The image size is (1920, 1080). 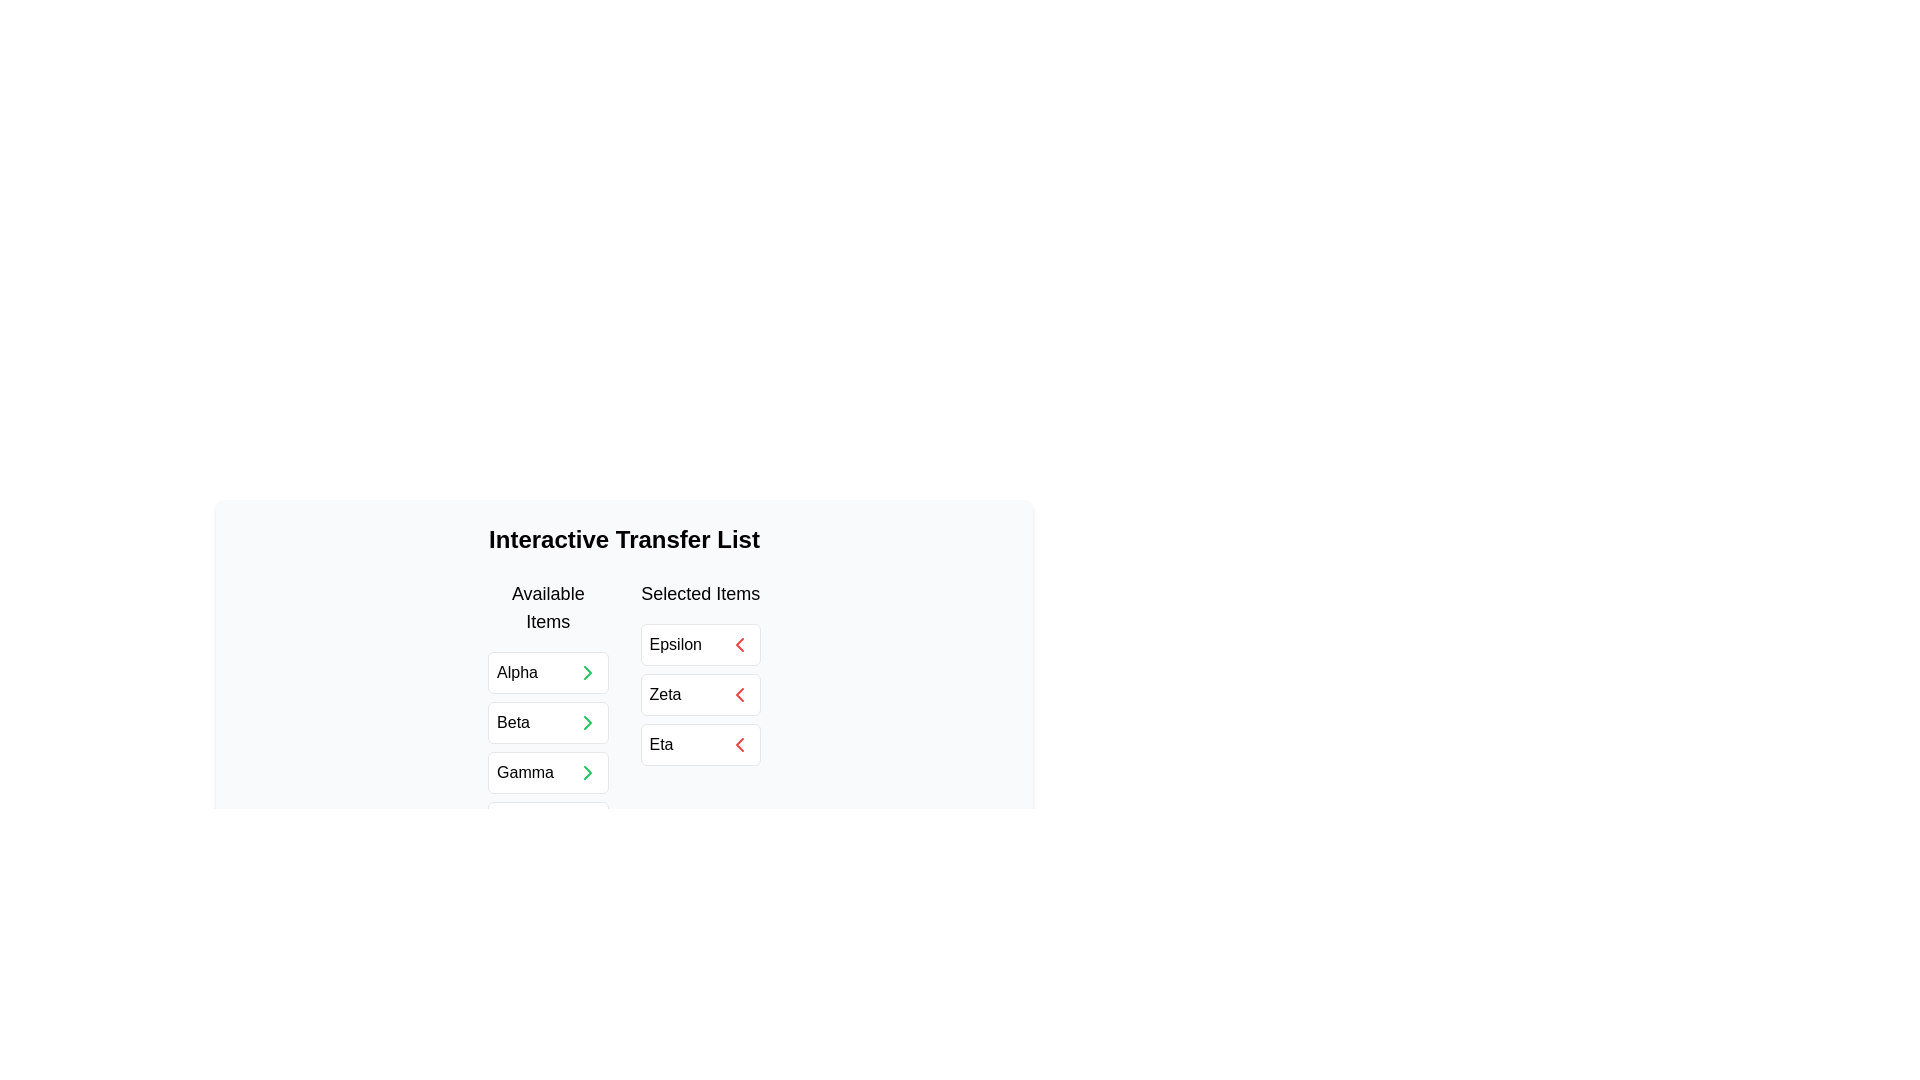 I want to click on green arrow button next to the item Gamma in the 'Available Items' list to move it to the 'Selected Items' list, so click(x=586, y=771).